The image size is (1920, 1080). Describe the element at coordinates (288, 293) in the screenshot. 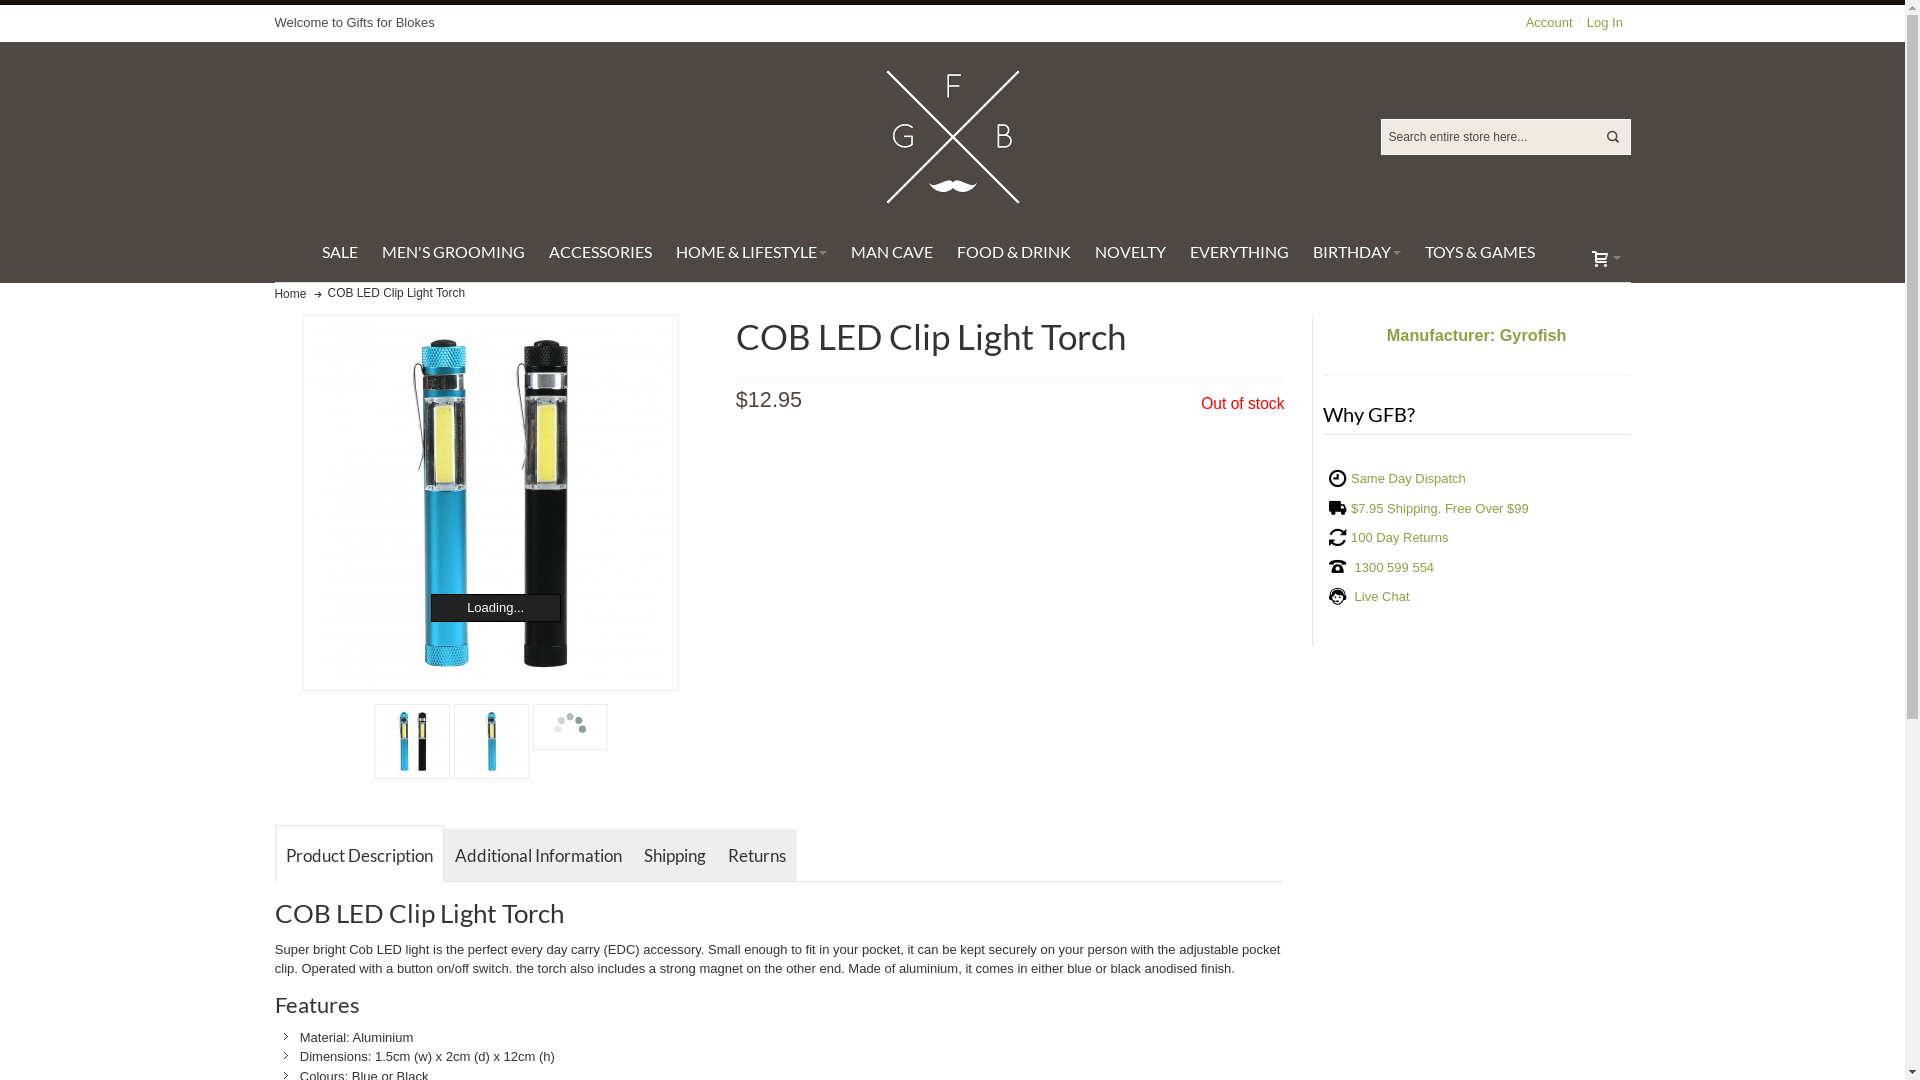

I see `'Home'` at that location.